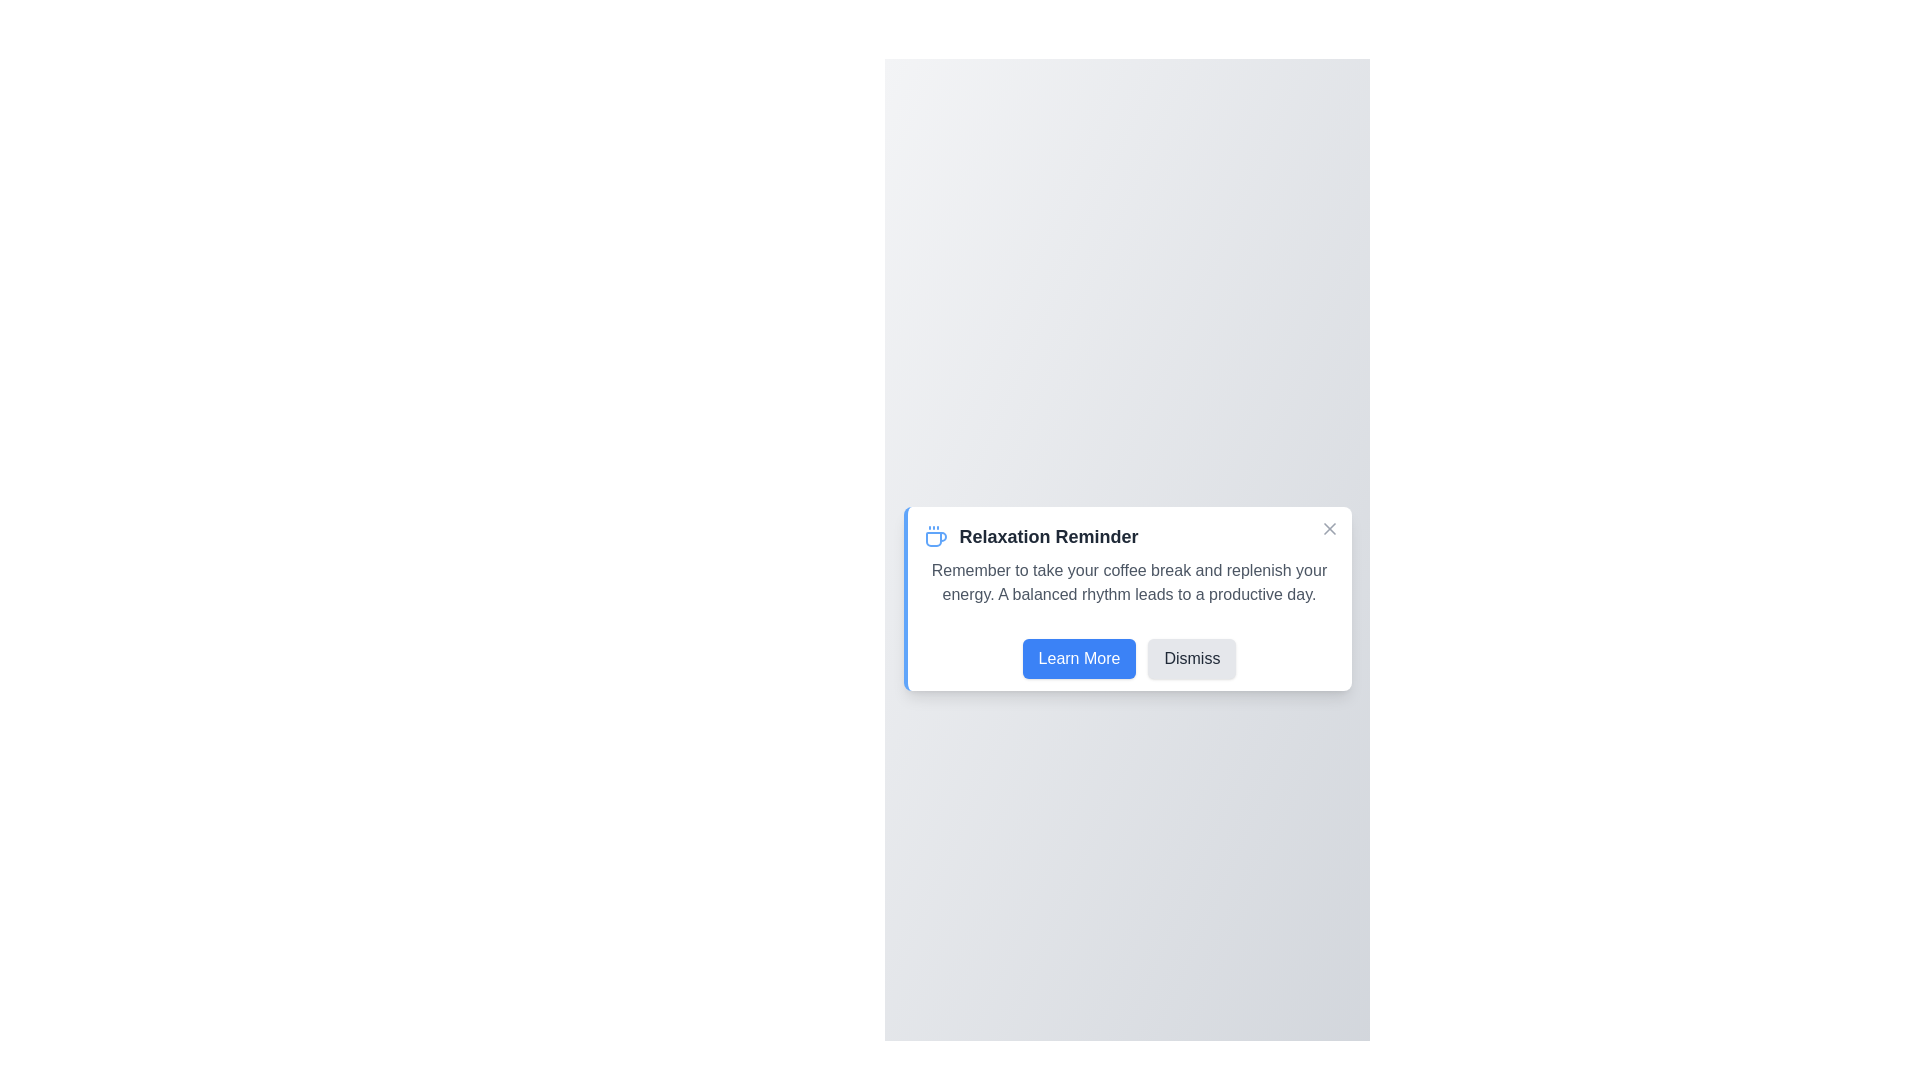 Image resolution: width=1920 pixels, height=1080 pixels. Describe the element at coordinates (1078, 659) in the screenshot. I see `the 'Learn More' button to proceed to additional information` at that location.